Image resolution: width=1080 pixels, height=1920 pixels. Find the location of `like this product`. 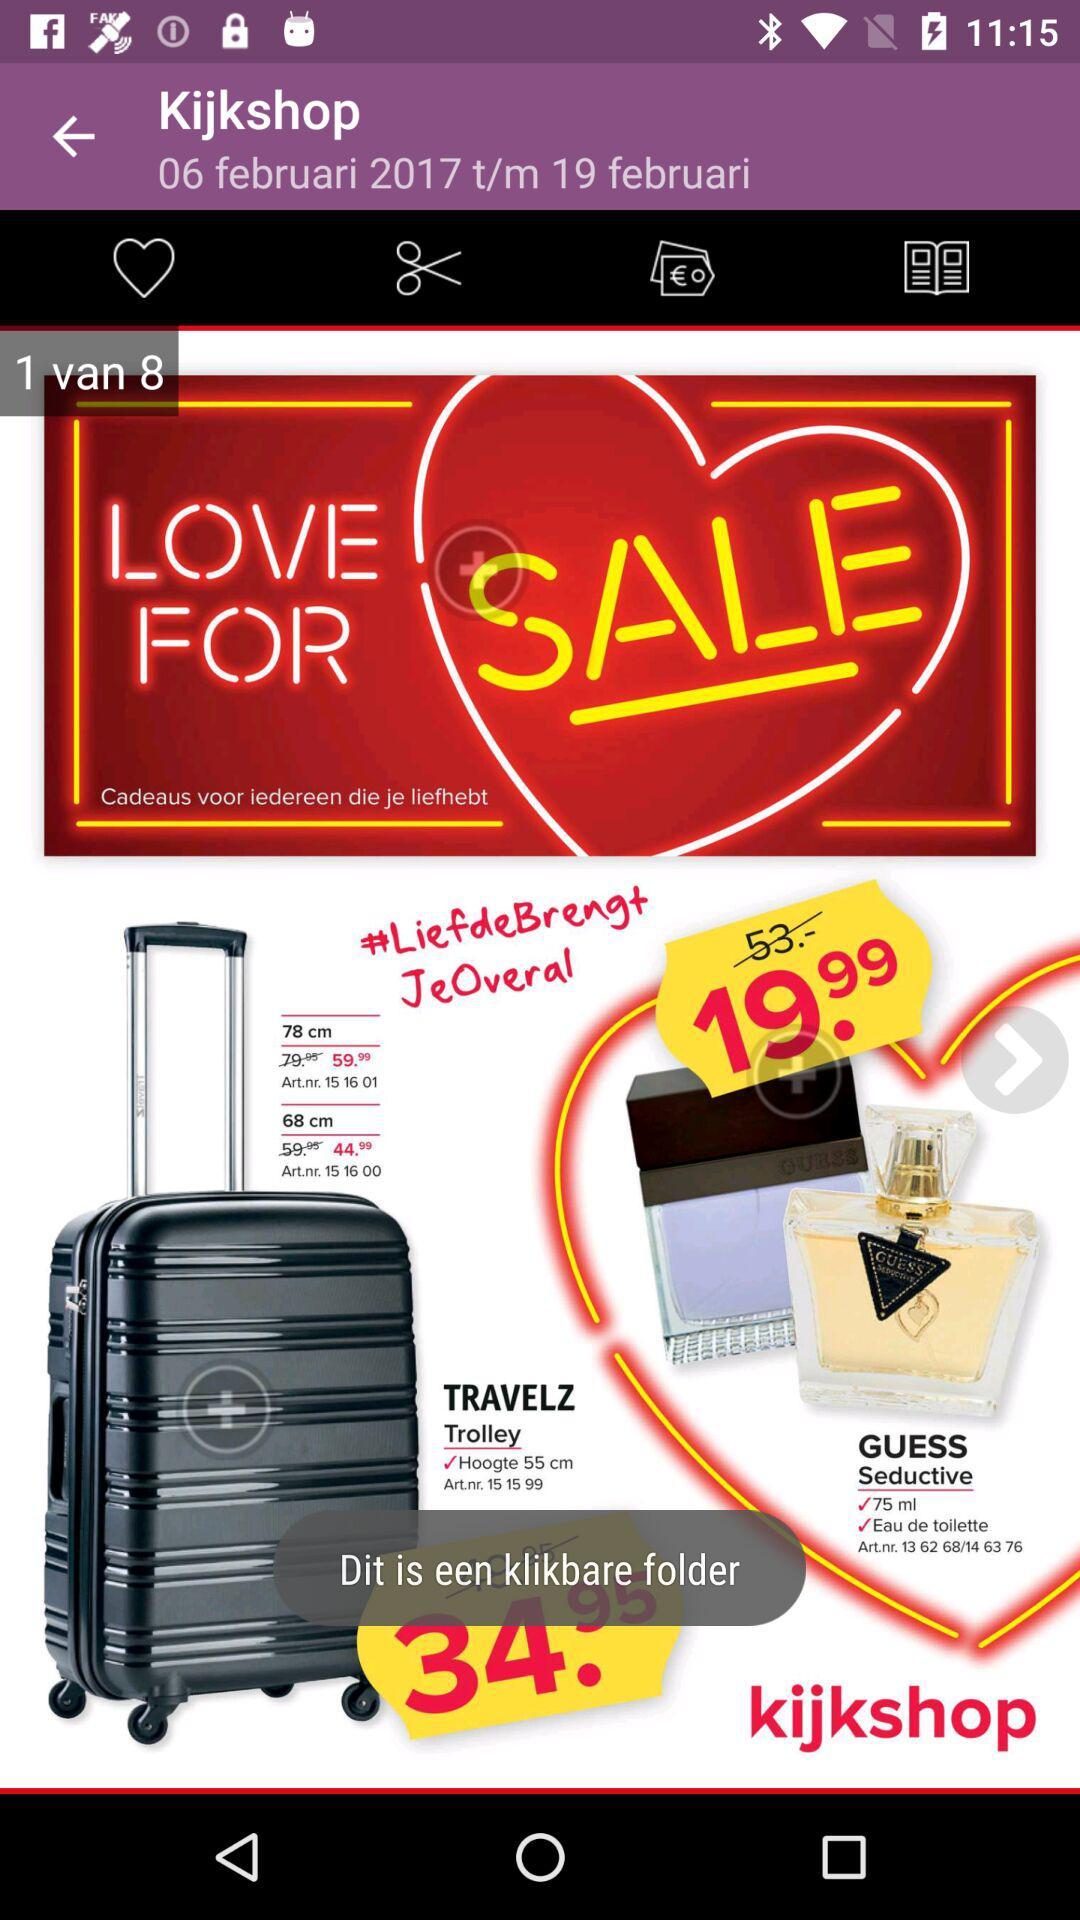

like this product is located at coordinates (141, 266).